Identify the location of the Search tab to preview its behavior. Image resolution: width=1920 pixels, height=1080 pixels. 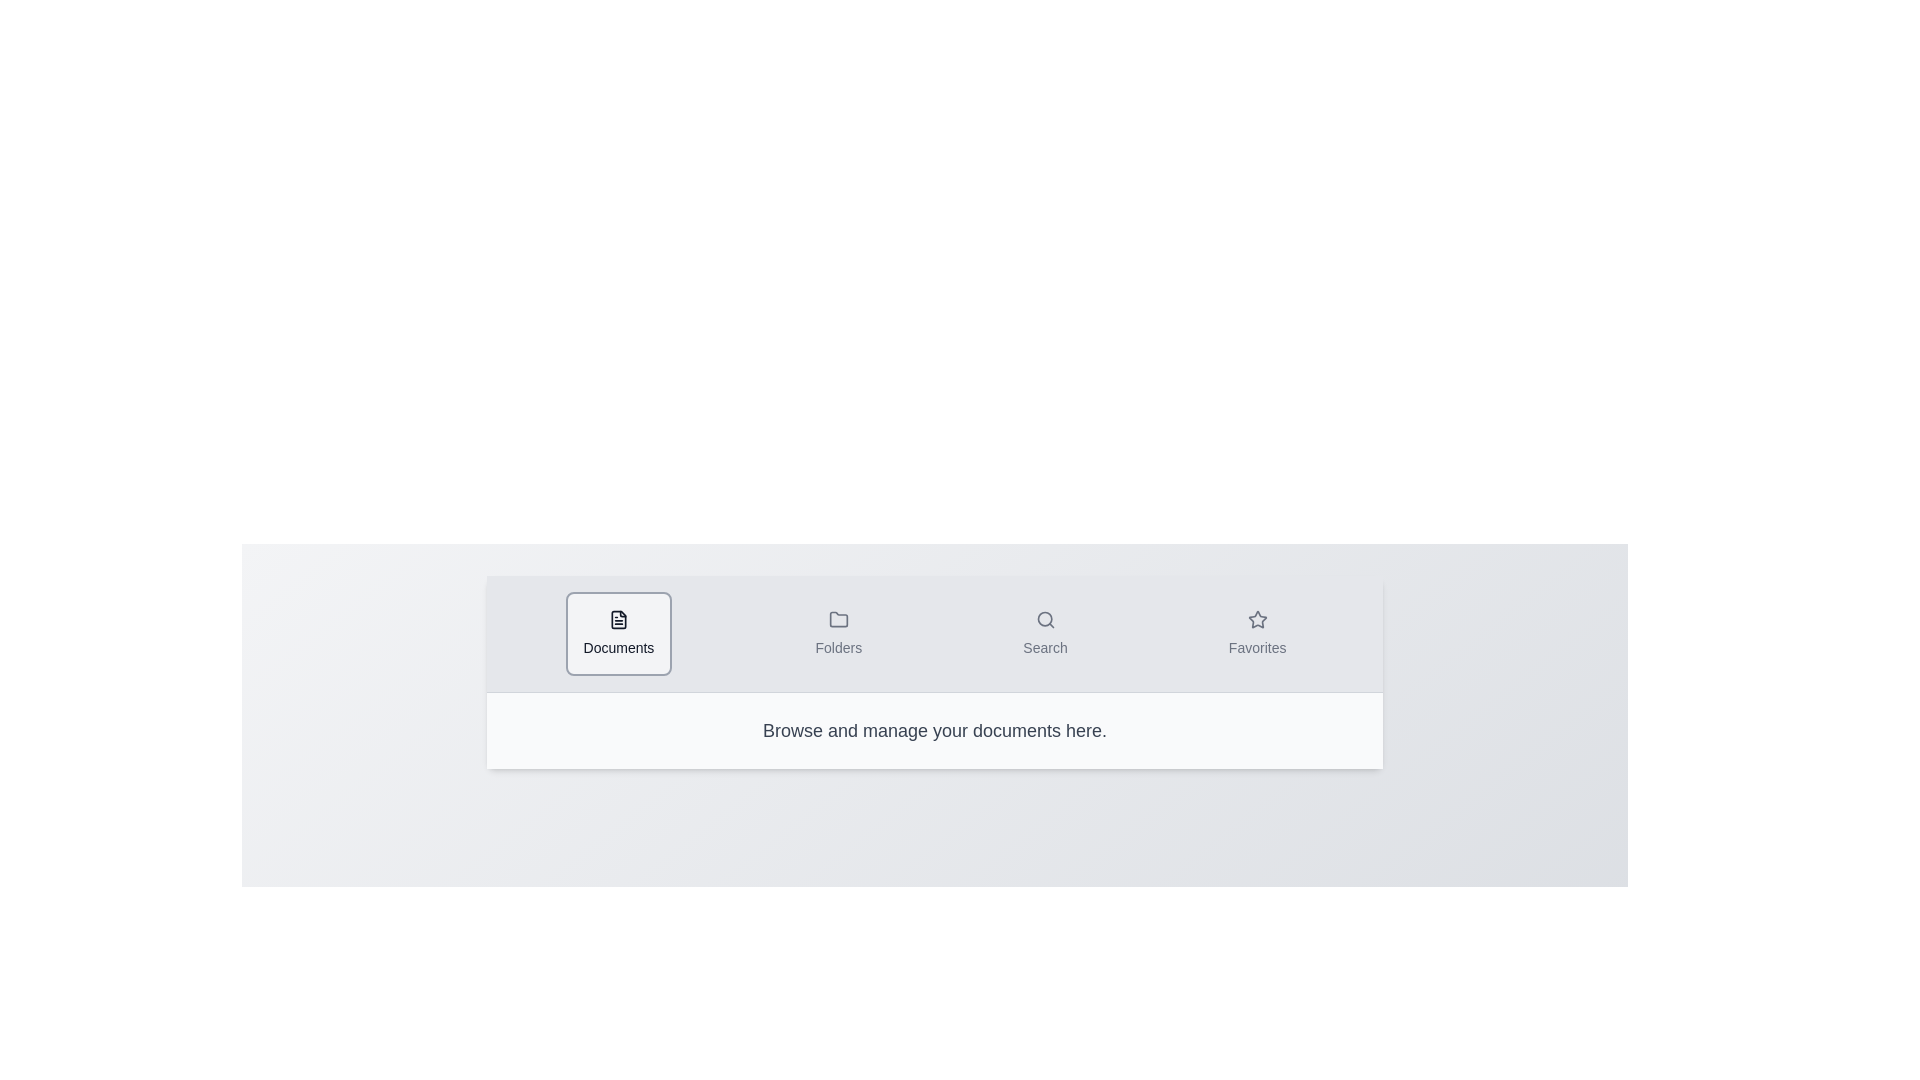
(1044, 633).